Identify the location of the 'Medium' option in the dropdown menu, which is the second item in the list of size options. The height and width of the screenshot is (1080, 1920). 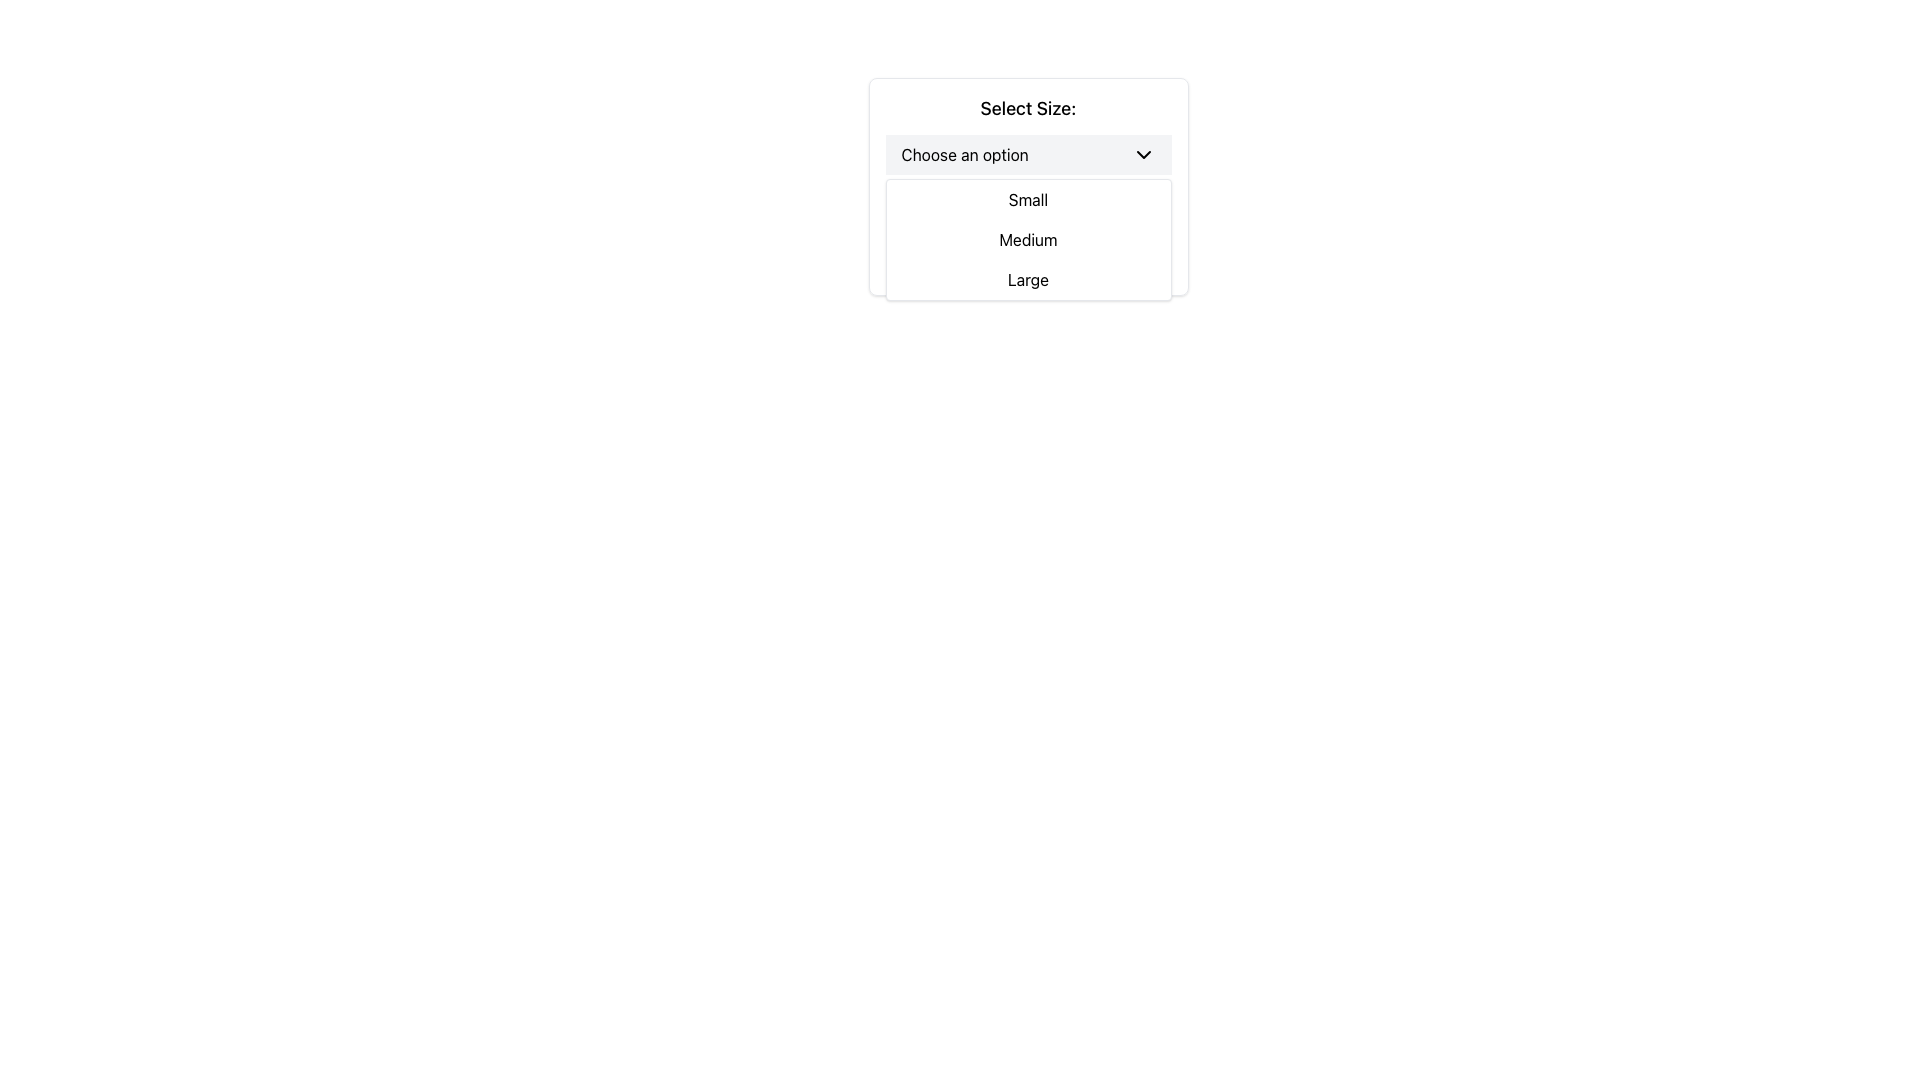
(1028, 238).